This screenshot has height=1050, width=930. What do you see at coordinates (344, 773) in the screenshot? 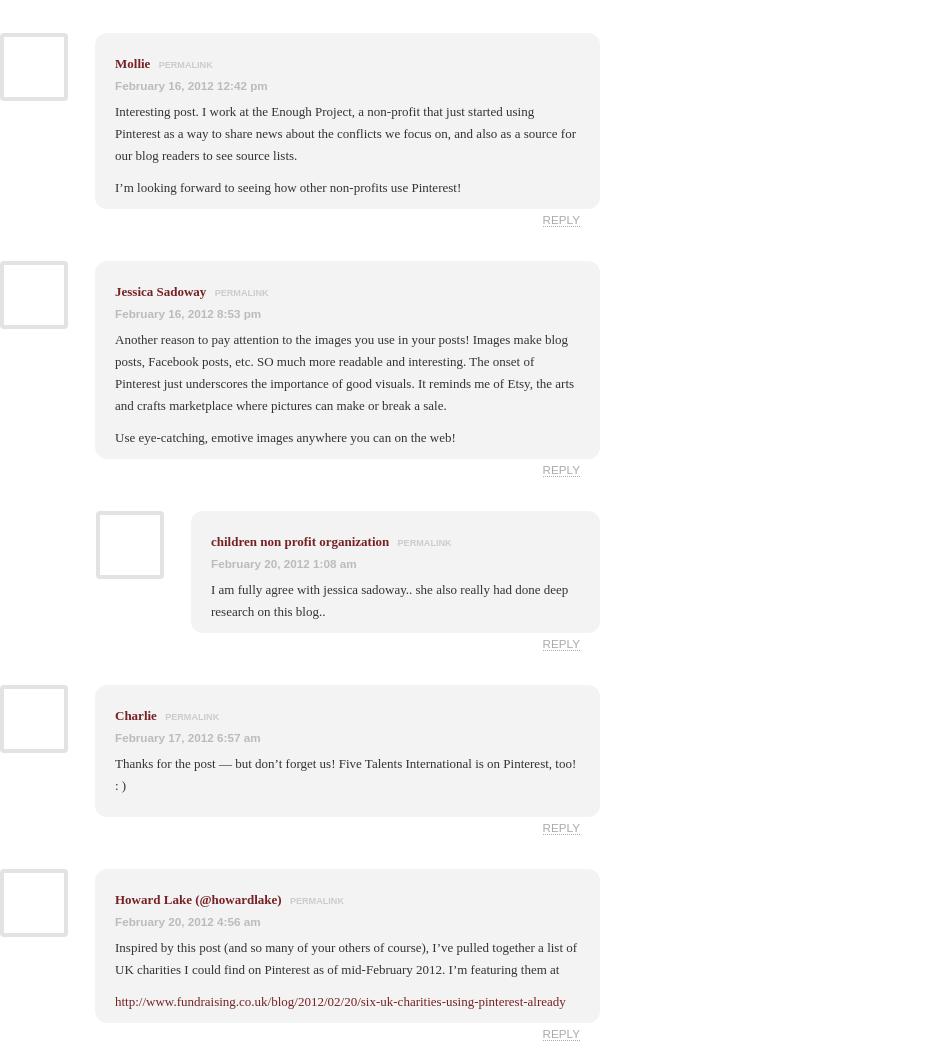
I see `'Thanks for the post — but don’t forget us! Five Talents International is on Pinterest, too! : )'` at bounding box center [344, 773].